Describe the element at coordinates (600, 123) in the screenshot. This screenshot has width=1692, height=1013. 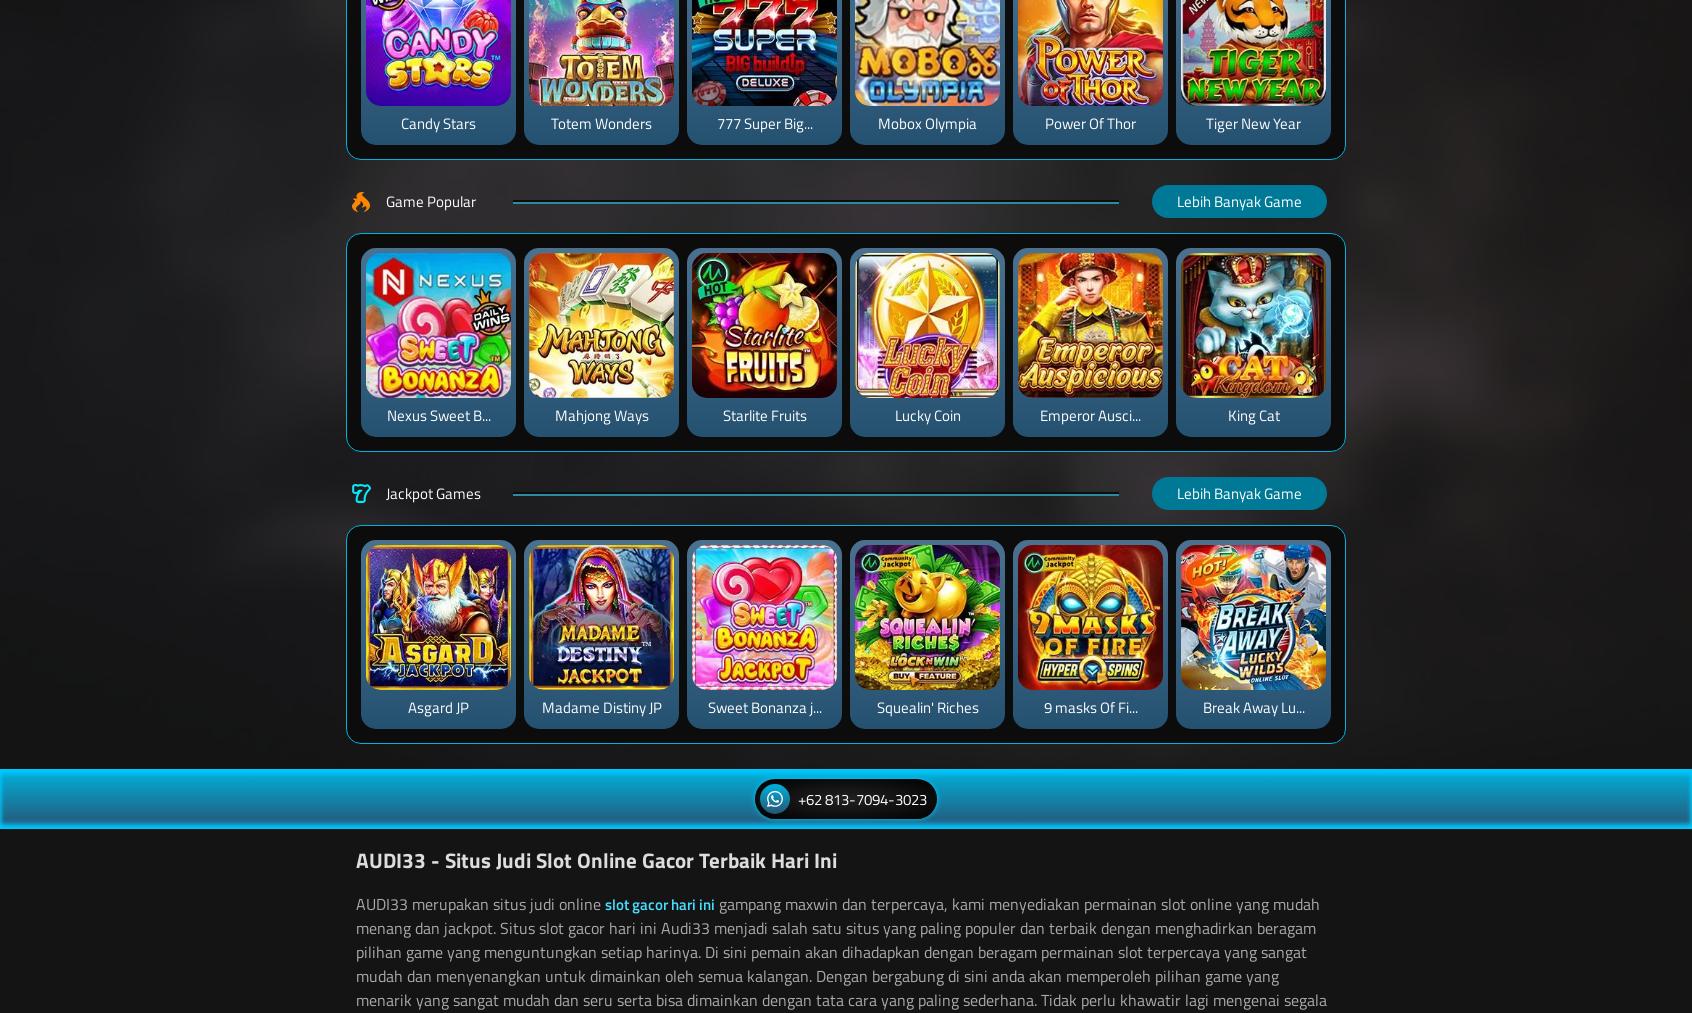
I see `'Totem Wonders'` at that location.